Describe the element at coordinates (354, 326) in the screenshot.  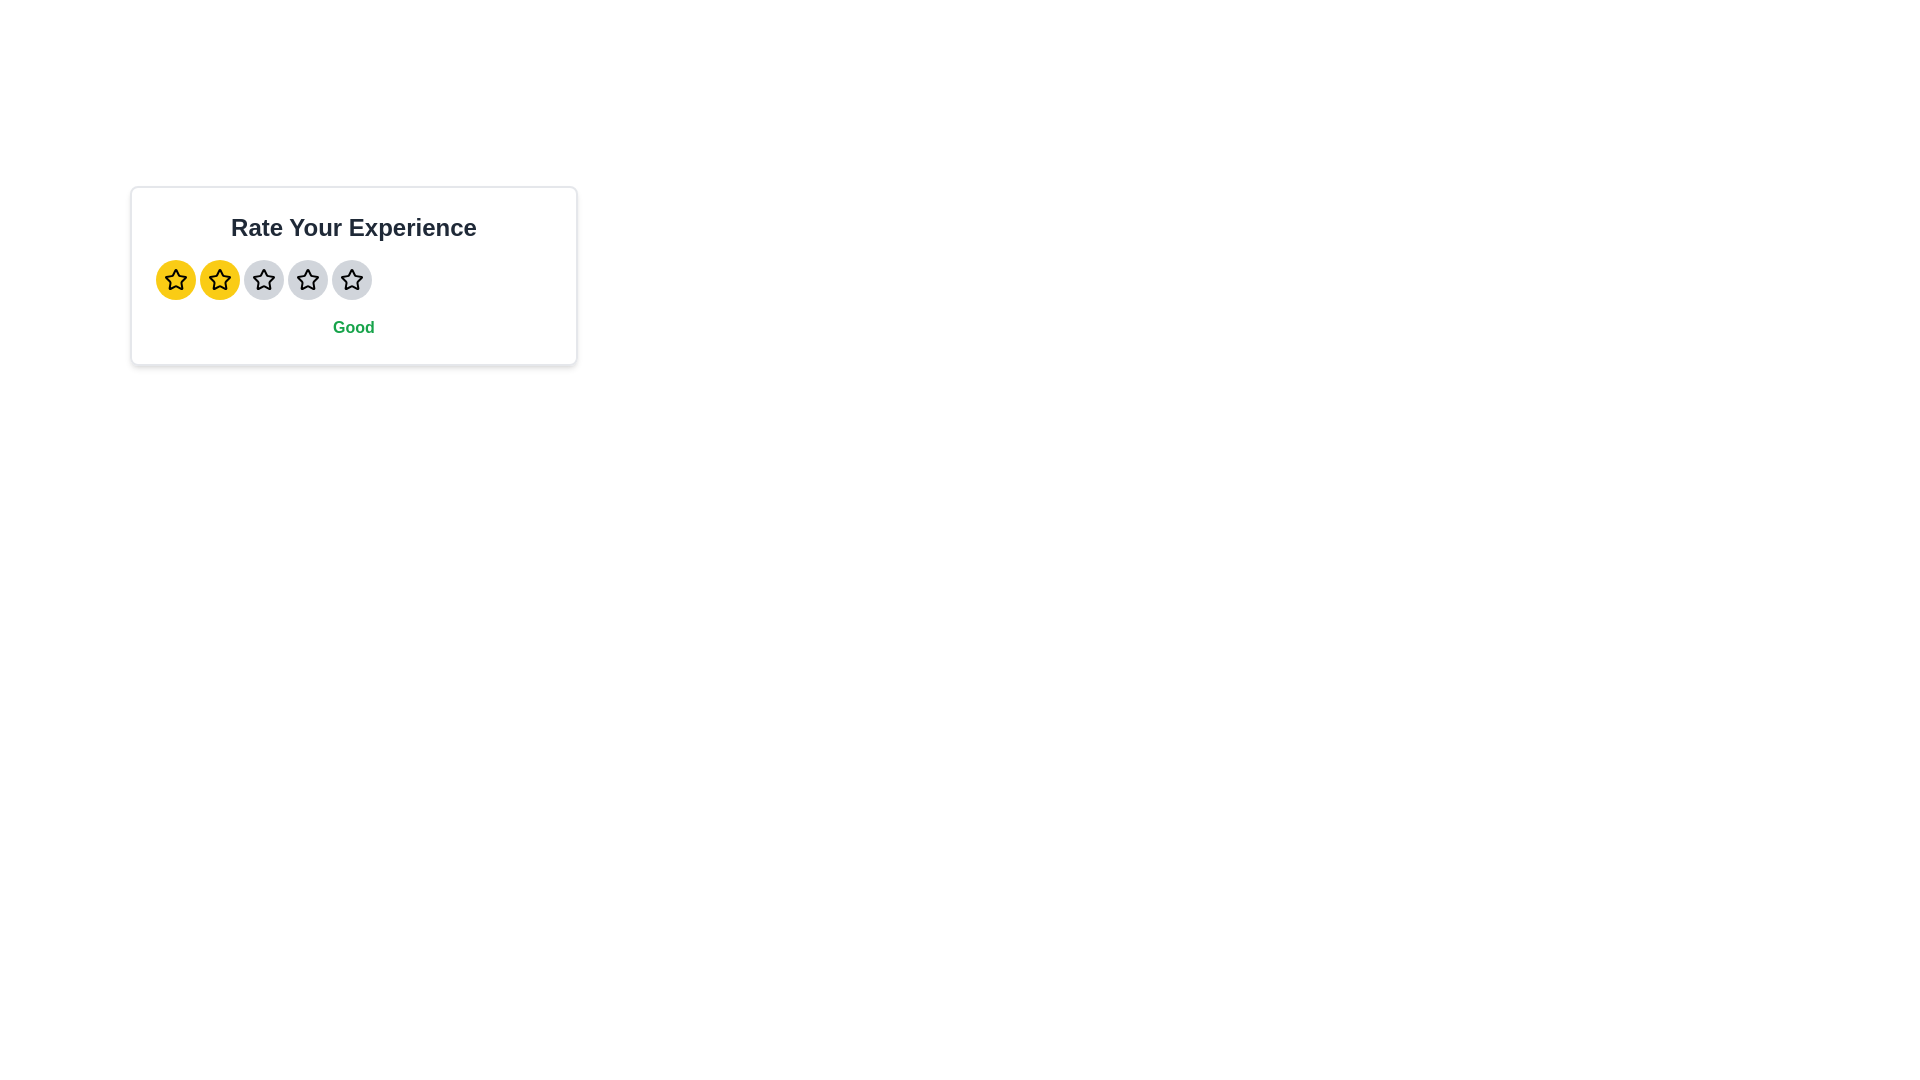
I see `the text label 'Good' that is located below the star rating icons in the 'Rate Your Experience' card` at that location.